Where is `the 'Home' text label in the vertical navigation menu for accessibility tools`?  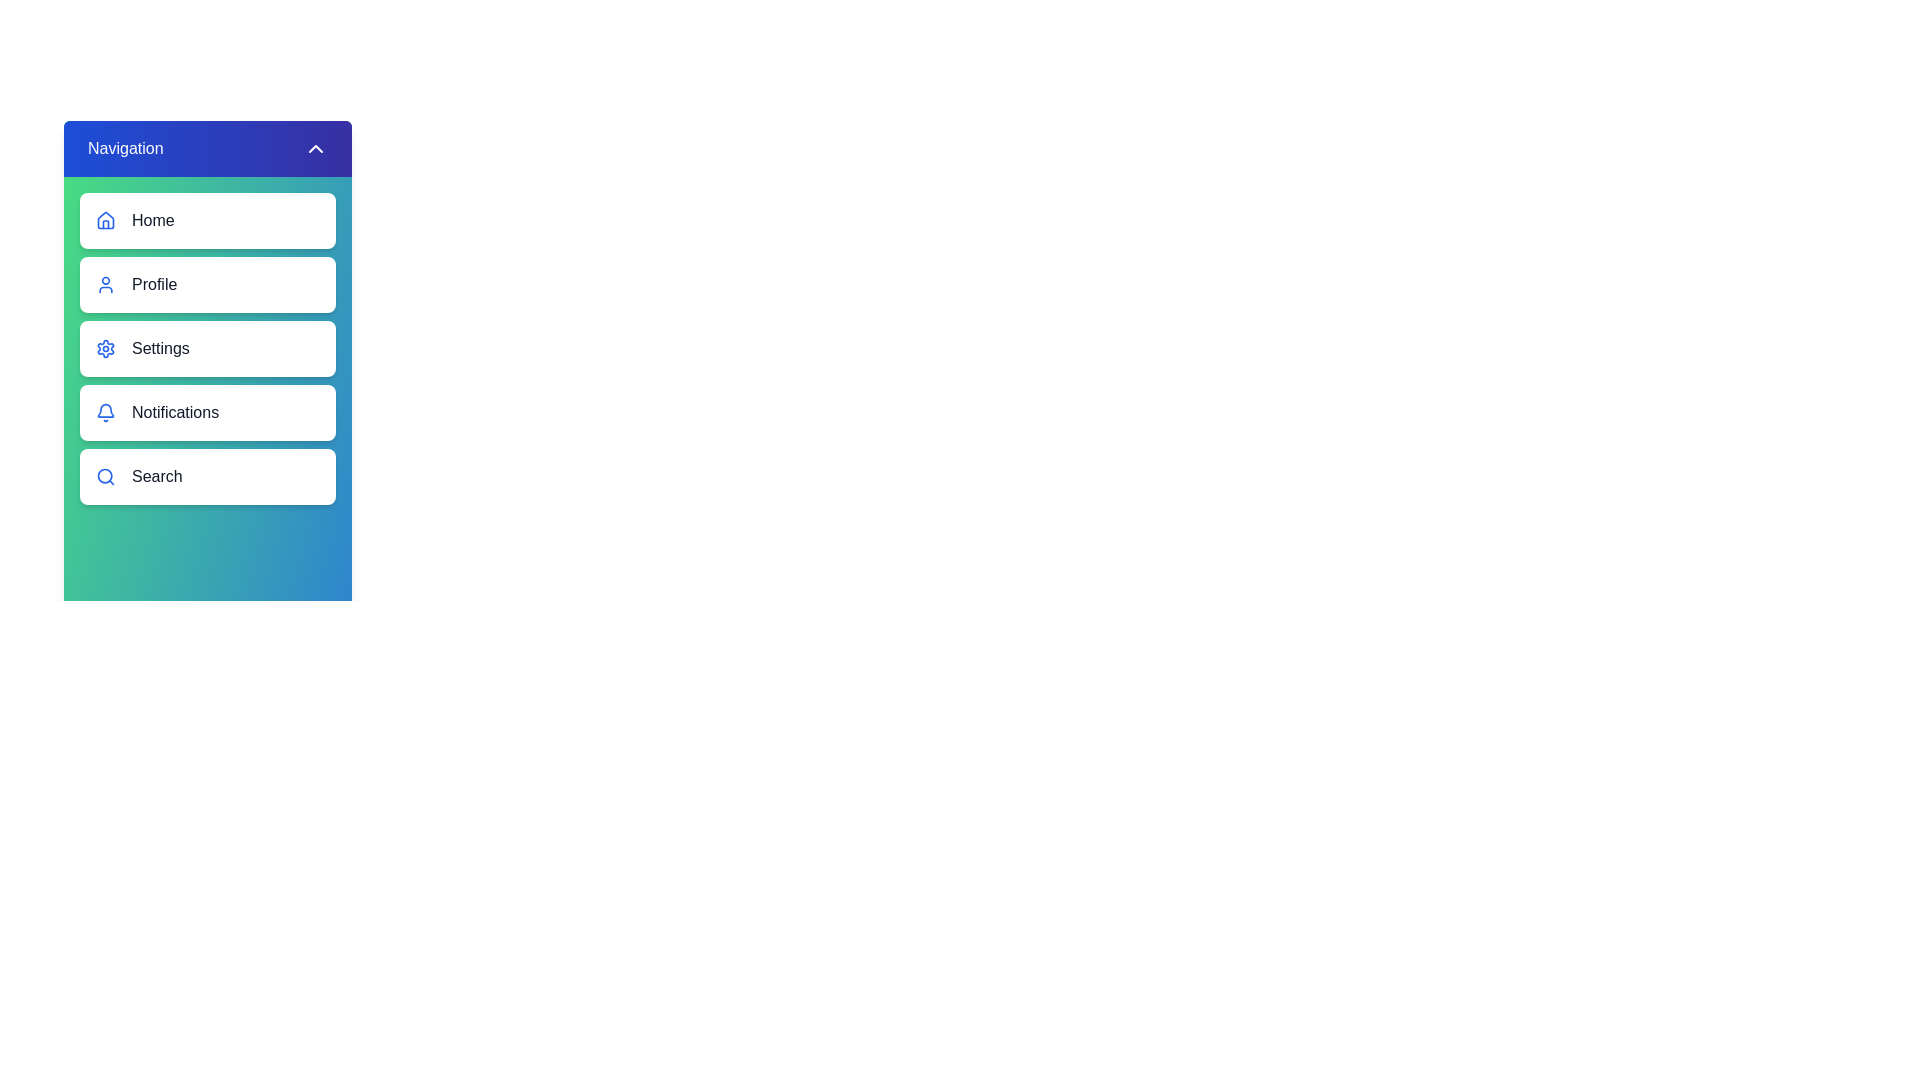 the 'Home' text label in the vertical navigation menu for accessibility tools is located at coordinates (152, 220).